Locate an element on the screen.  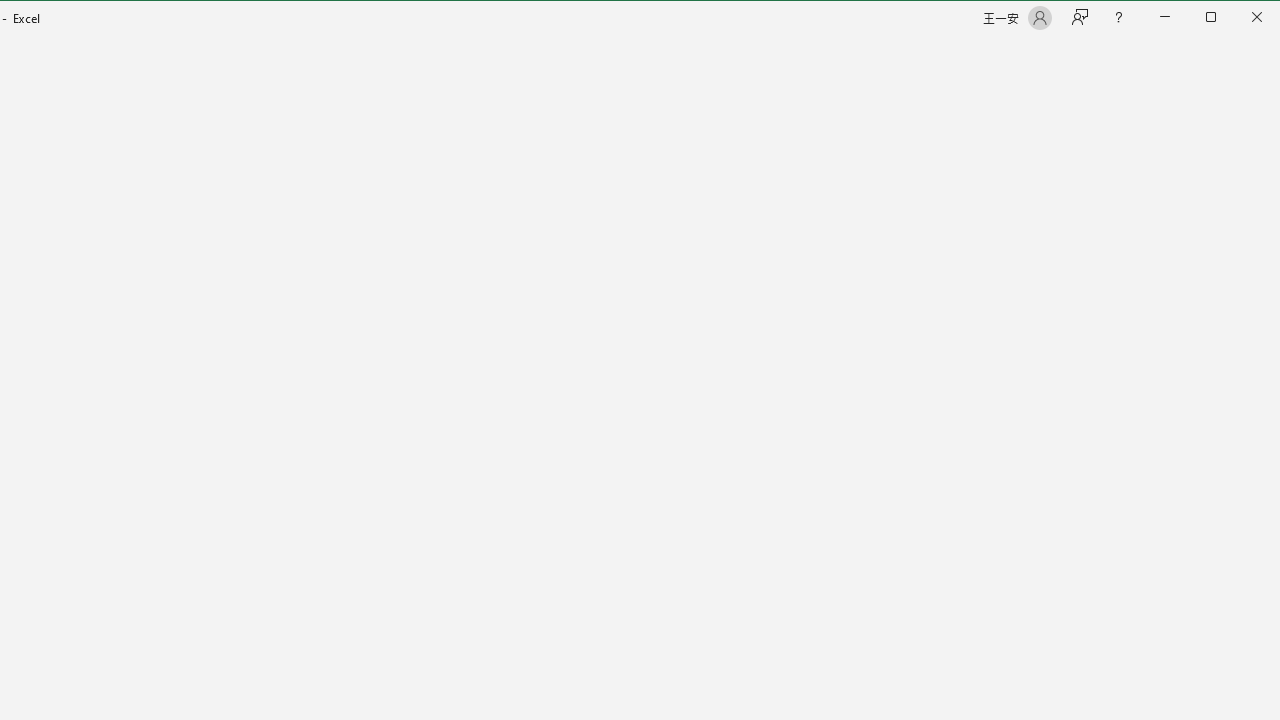
'Help' is located at coordinates (1117, 18).